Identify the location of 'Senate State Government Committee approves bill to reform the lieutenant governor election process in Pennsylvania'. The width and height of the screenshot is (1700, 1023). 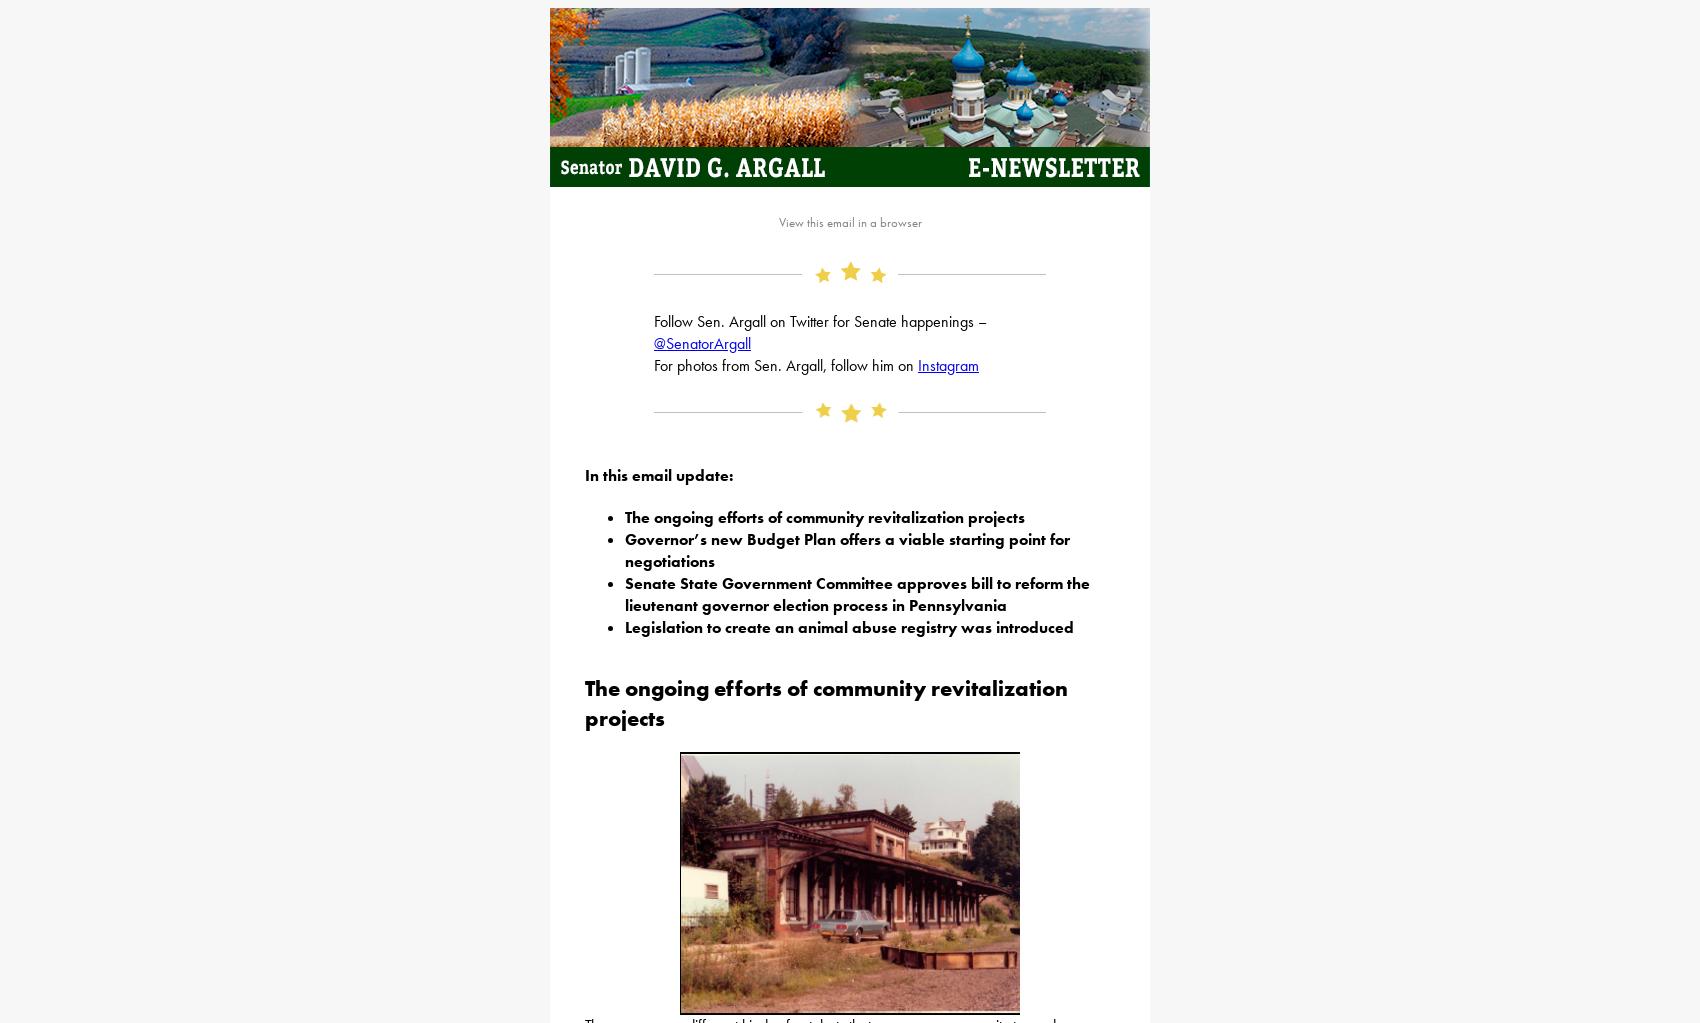
(857, 592).